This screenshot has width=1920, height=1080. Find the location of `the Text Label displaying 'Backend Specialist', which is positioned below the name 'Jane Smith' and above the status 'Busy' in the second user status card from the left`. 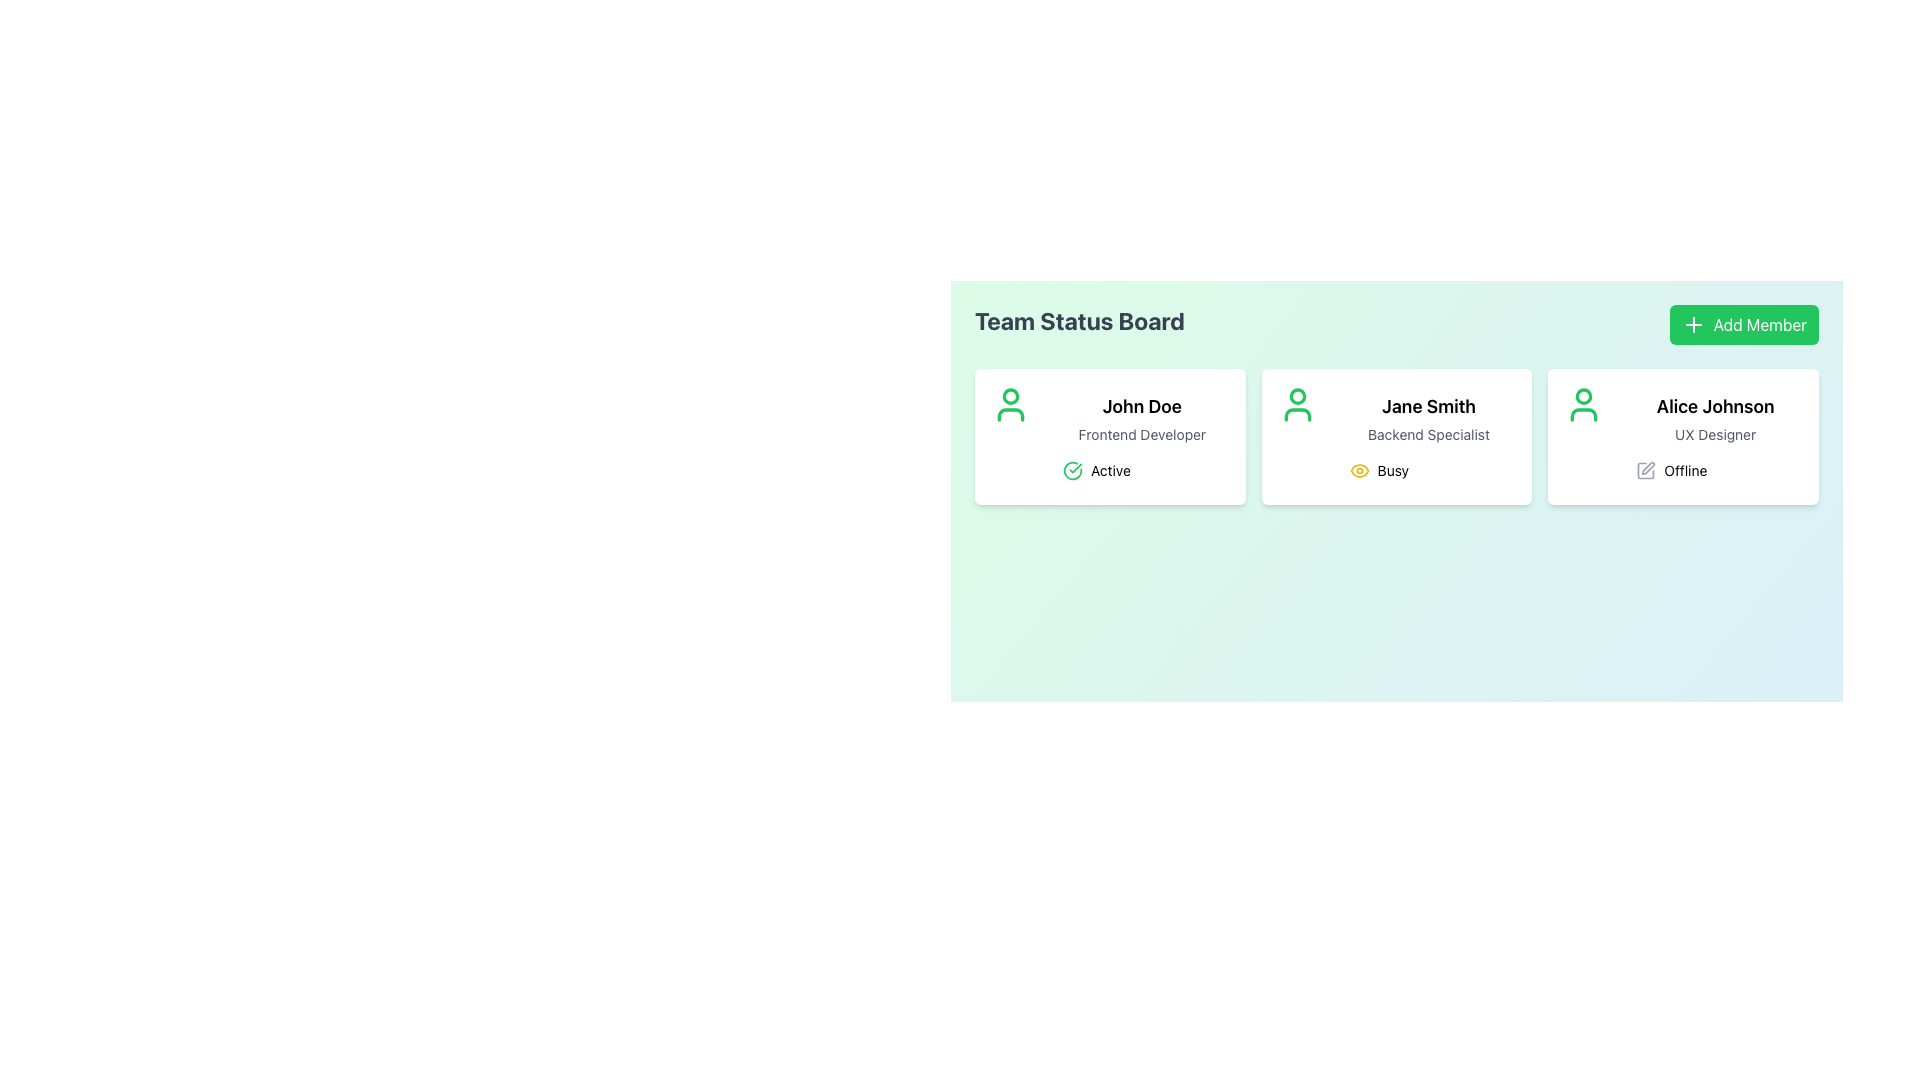

the Text Label displaying 'Backend Specialist', which is positioned below the name 'Jane Smith' and above the status 'Busy' in the second user status card from the left is located at coordinates (1428, 434).